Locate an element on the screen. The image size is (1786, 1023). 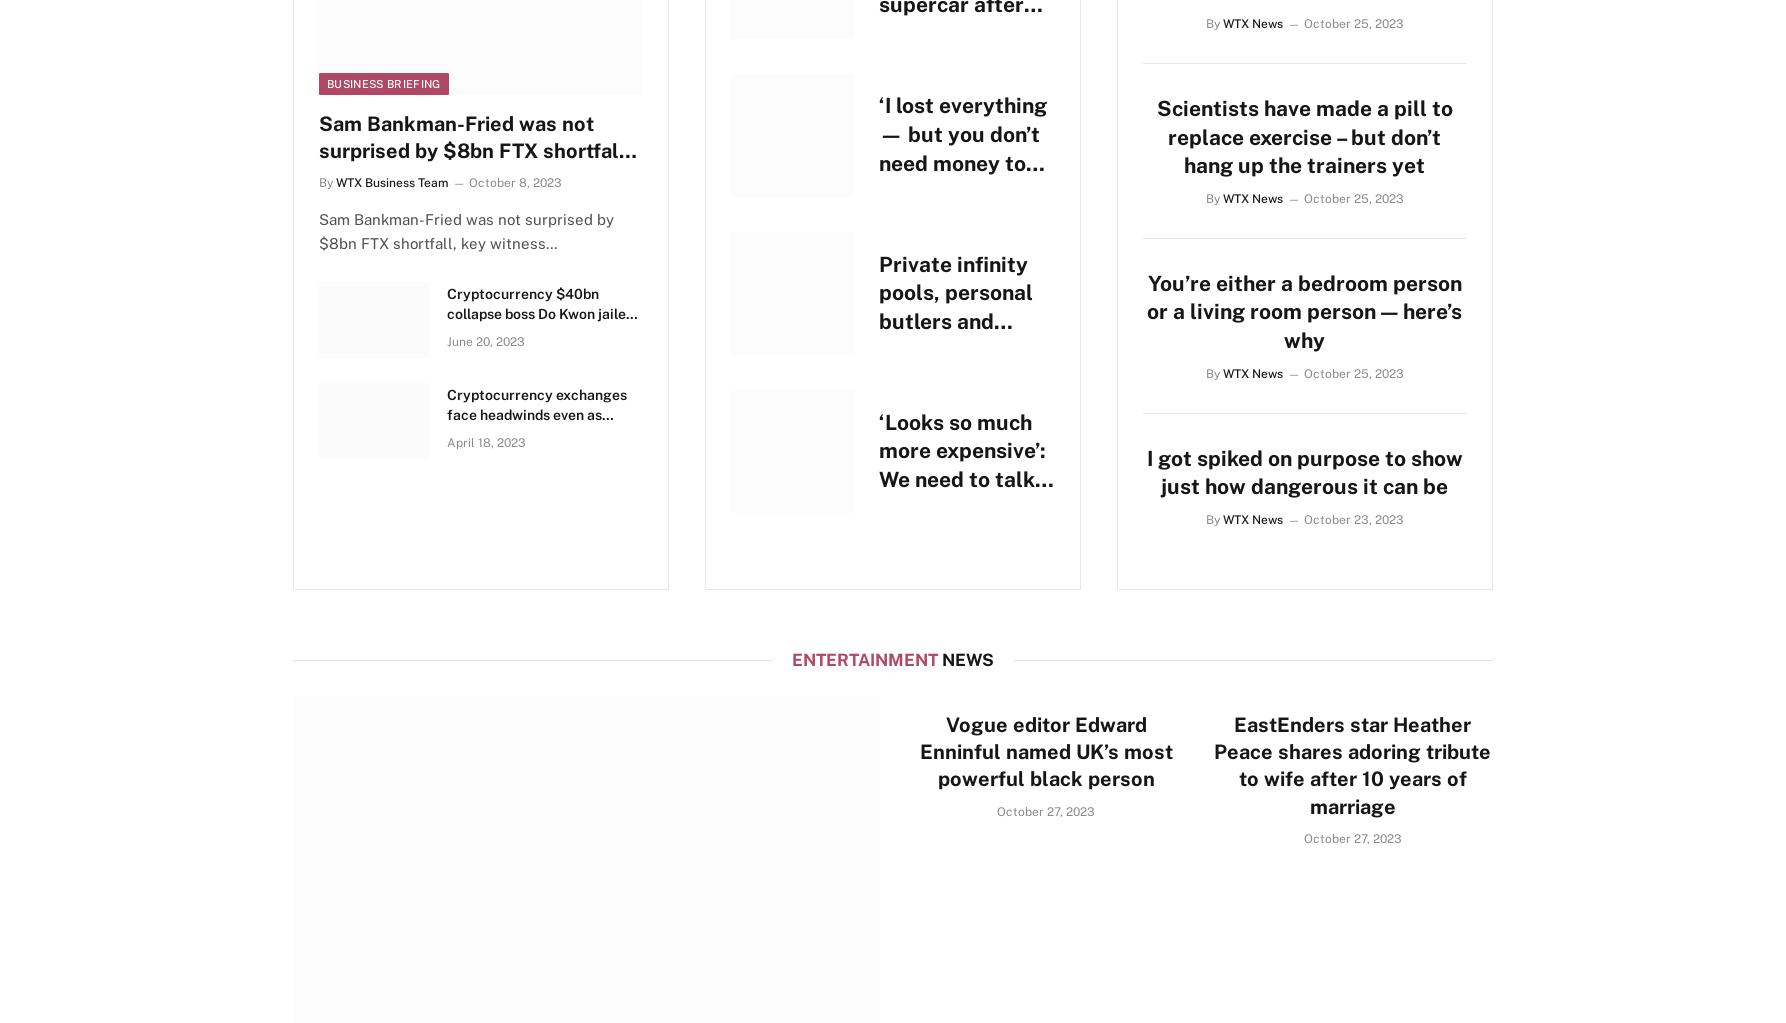
'Entertainment' is located at coordinates (790, 659).